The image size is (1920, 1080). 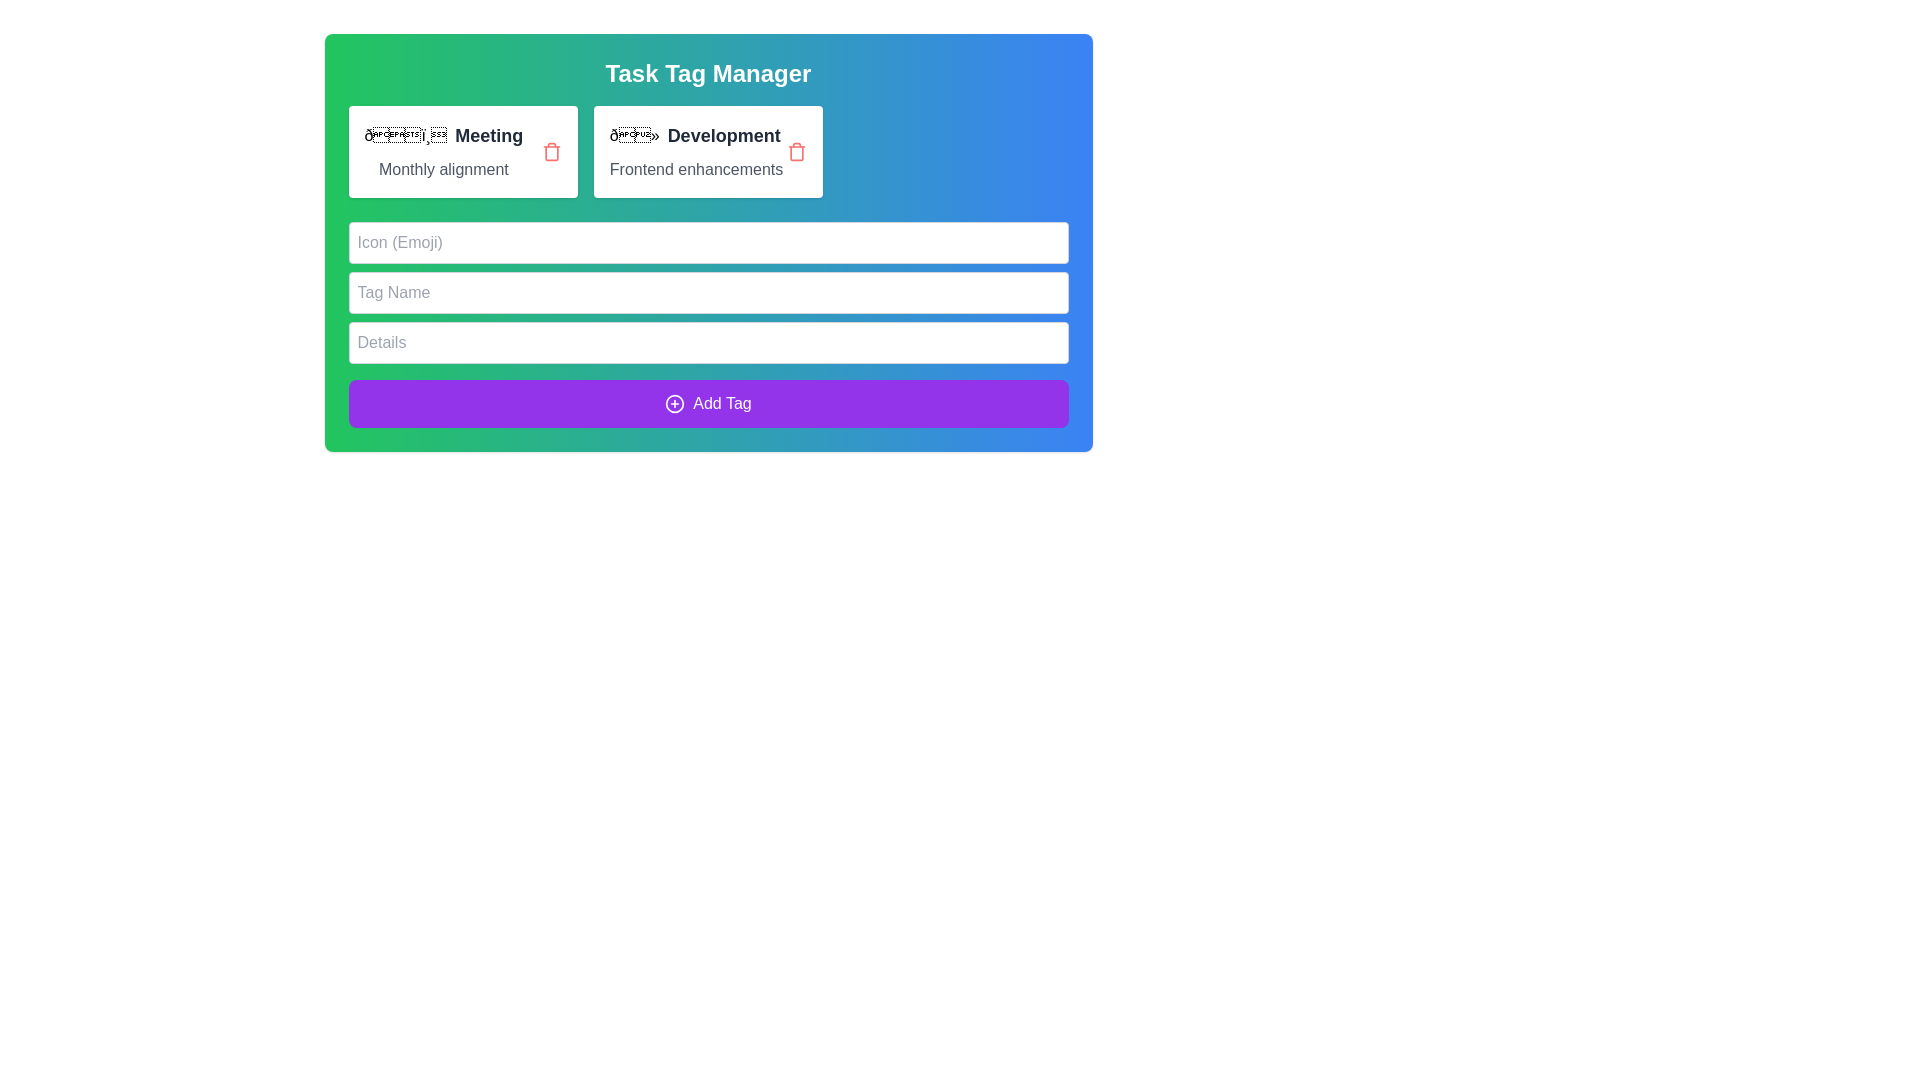 I want to click on the descriptive text label located directly below the 'Development' title, which provides additional context about the title, so click(x=696, y=168).